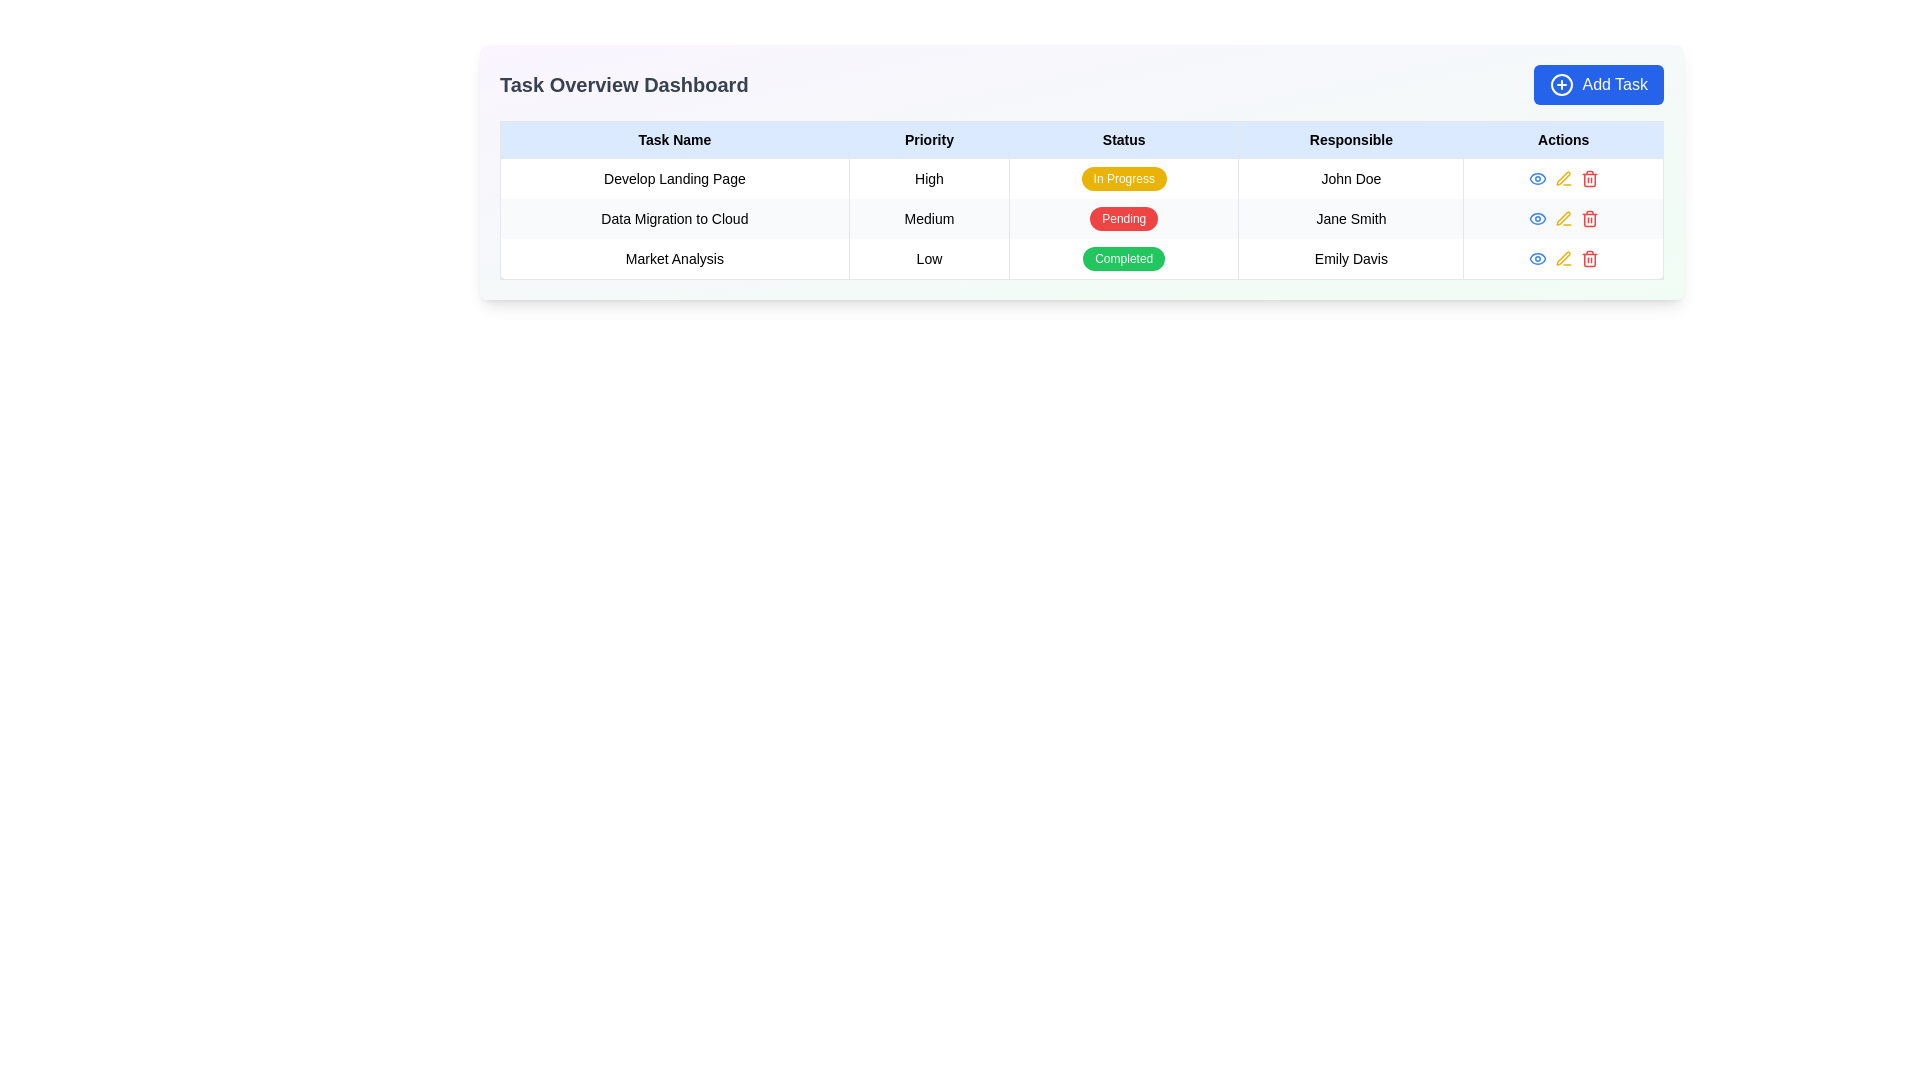 The width and height of the screenshot is (1920, 1080). Describe the element at coordinates (1588, 257) in the screenshot. I see `the delete button located in the 'Actions' column of the last row of the table to initiate the deletion process` at that location.